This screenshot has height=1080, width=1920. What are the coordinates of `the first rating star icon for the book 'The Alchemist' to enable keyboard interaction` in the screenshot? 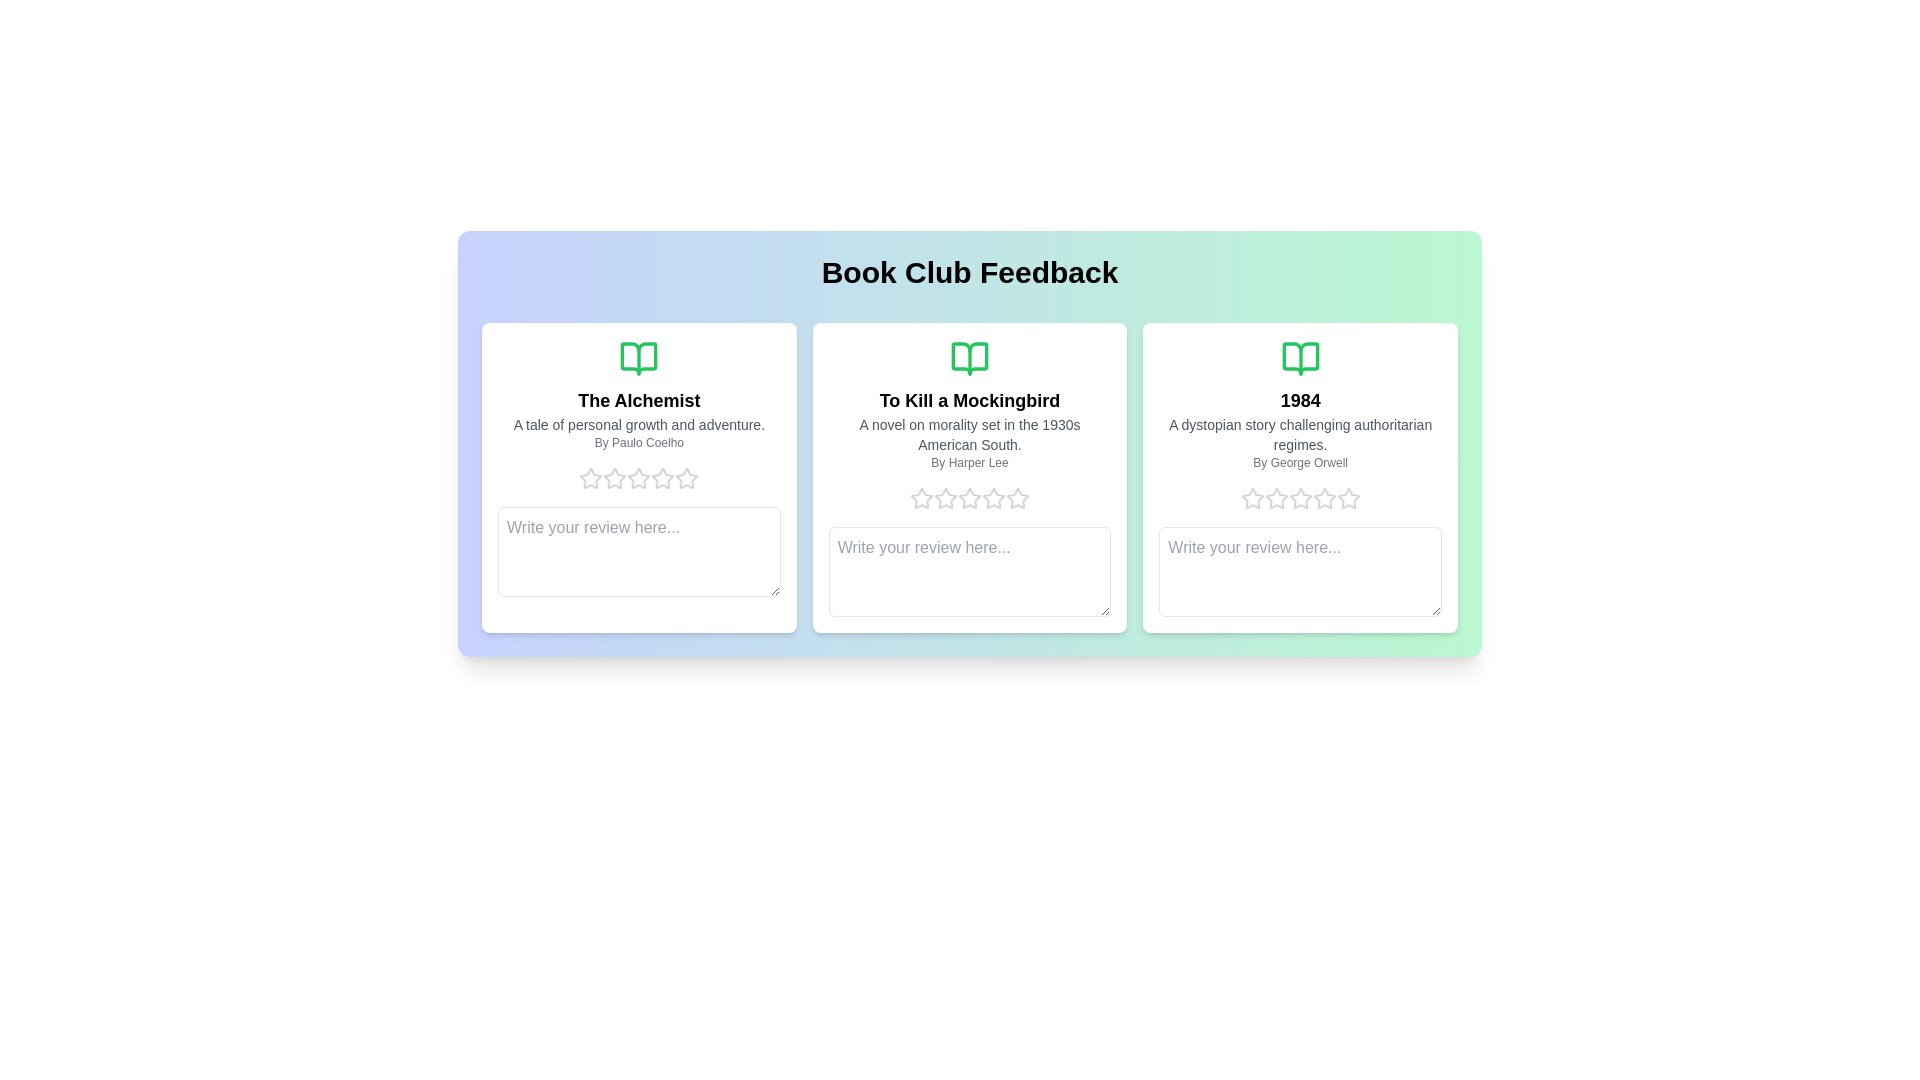 It's located at (614, 478).